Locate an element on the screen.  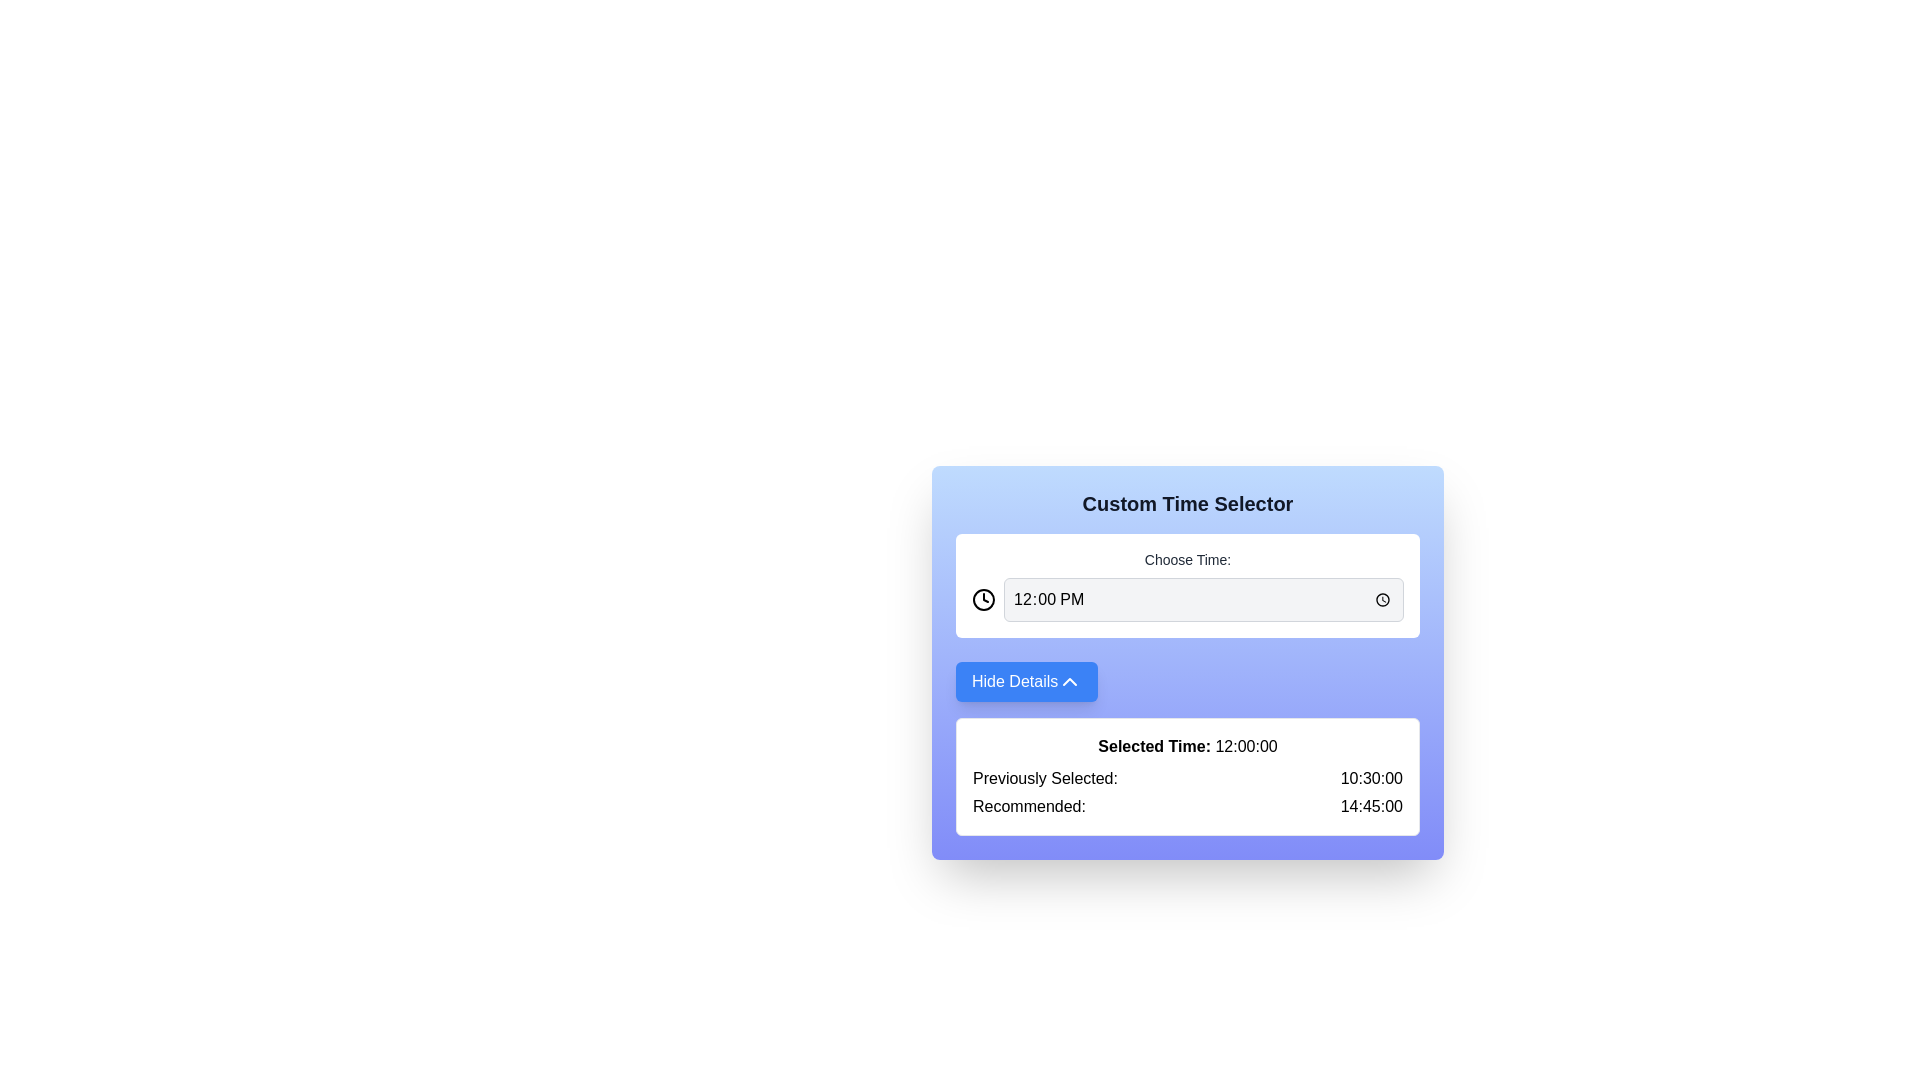
the static text label that serves as the title for the custom time selector interface, positioned at the top of the interface is located at coordinates (1188, 503).